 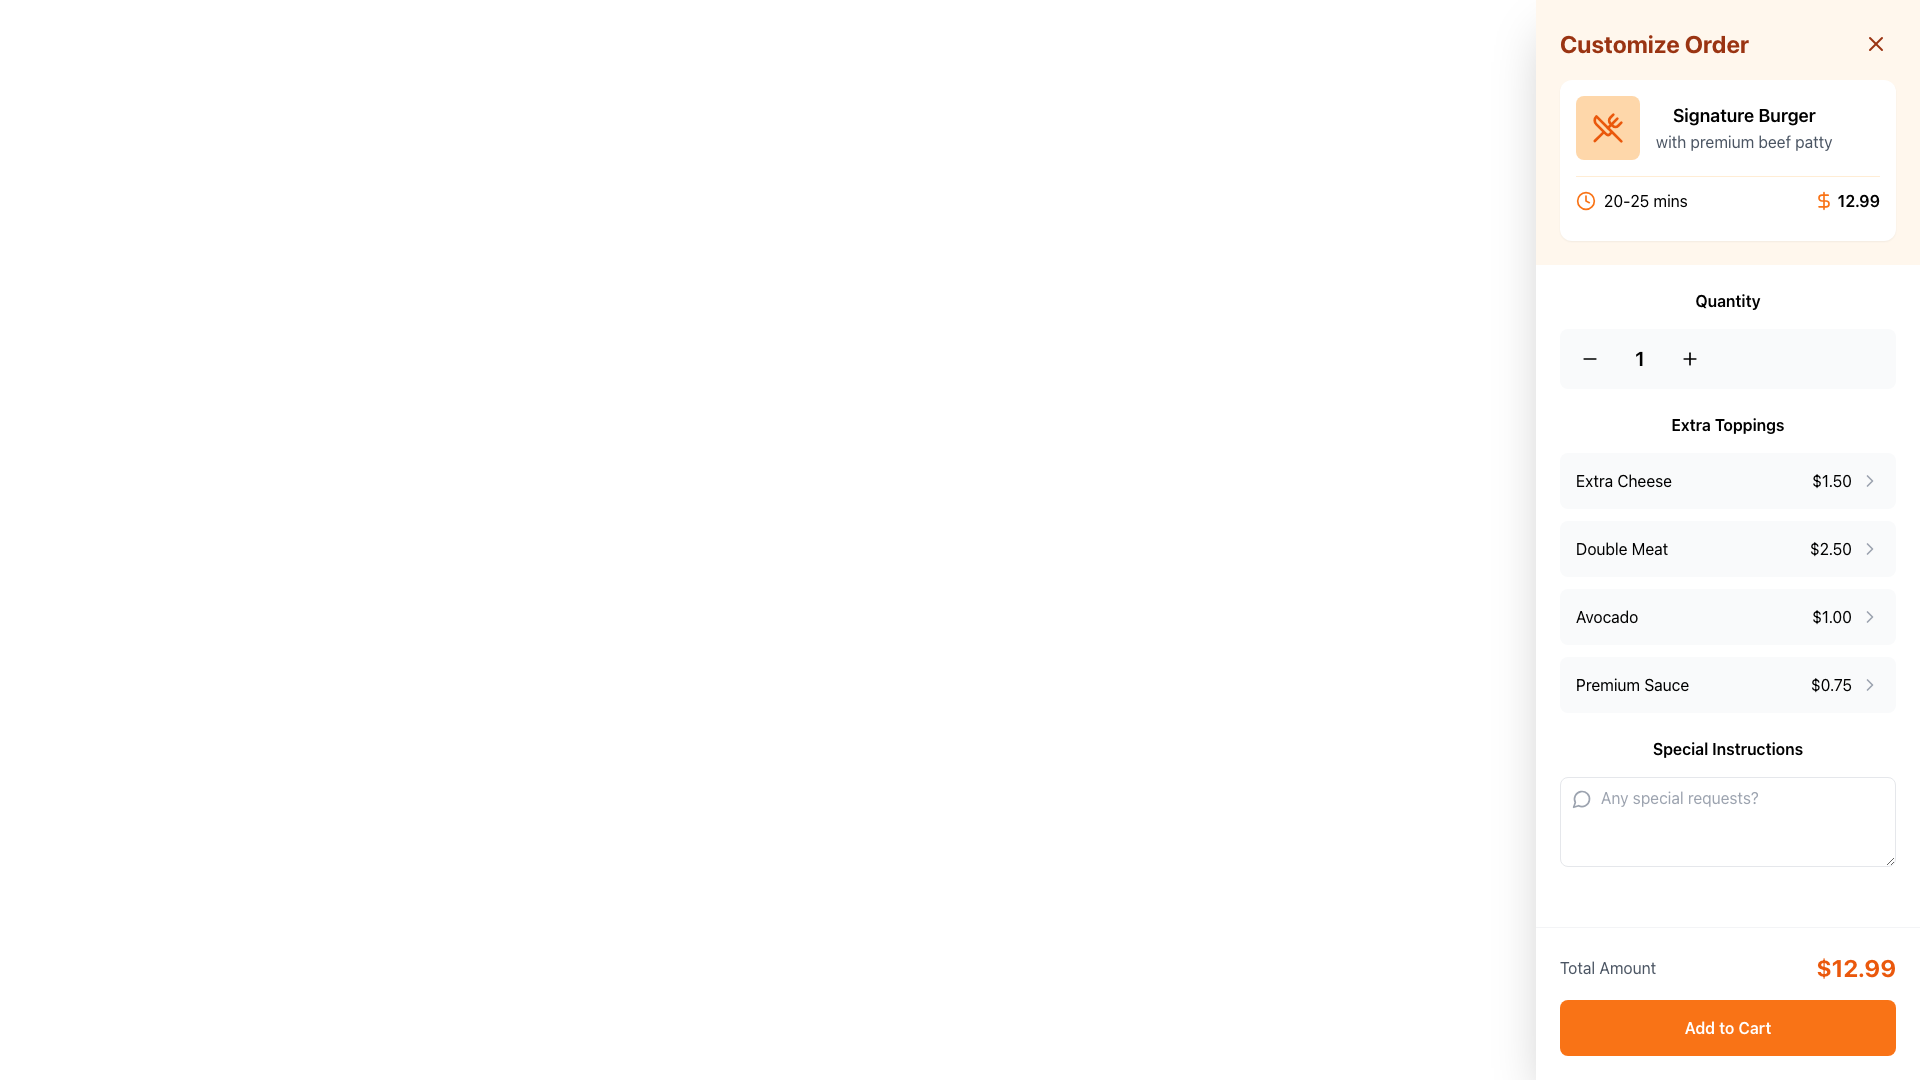 I want to click on the chevron icon located at the far right of the 'Extra Cheese' entry in the Extra Toppings section, so click(x=1869, y=481).